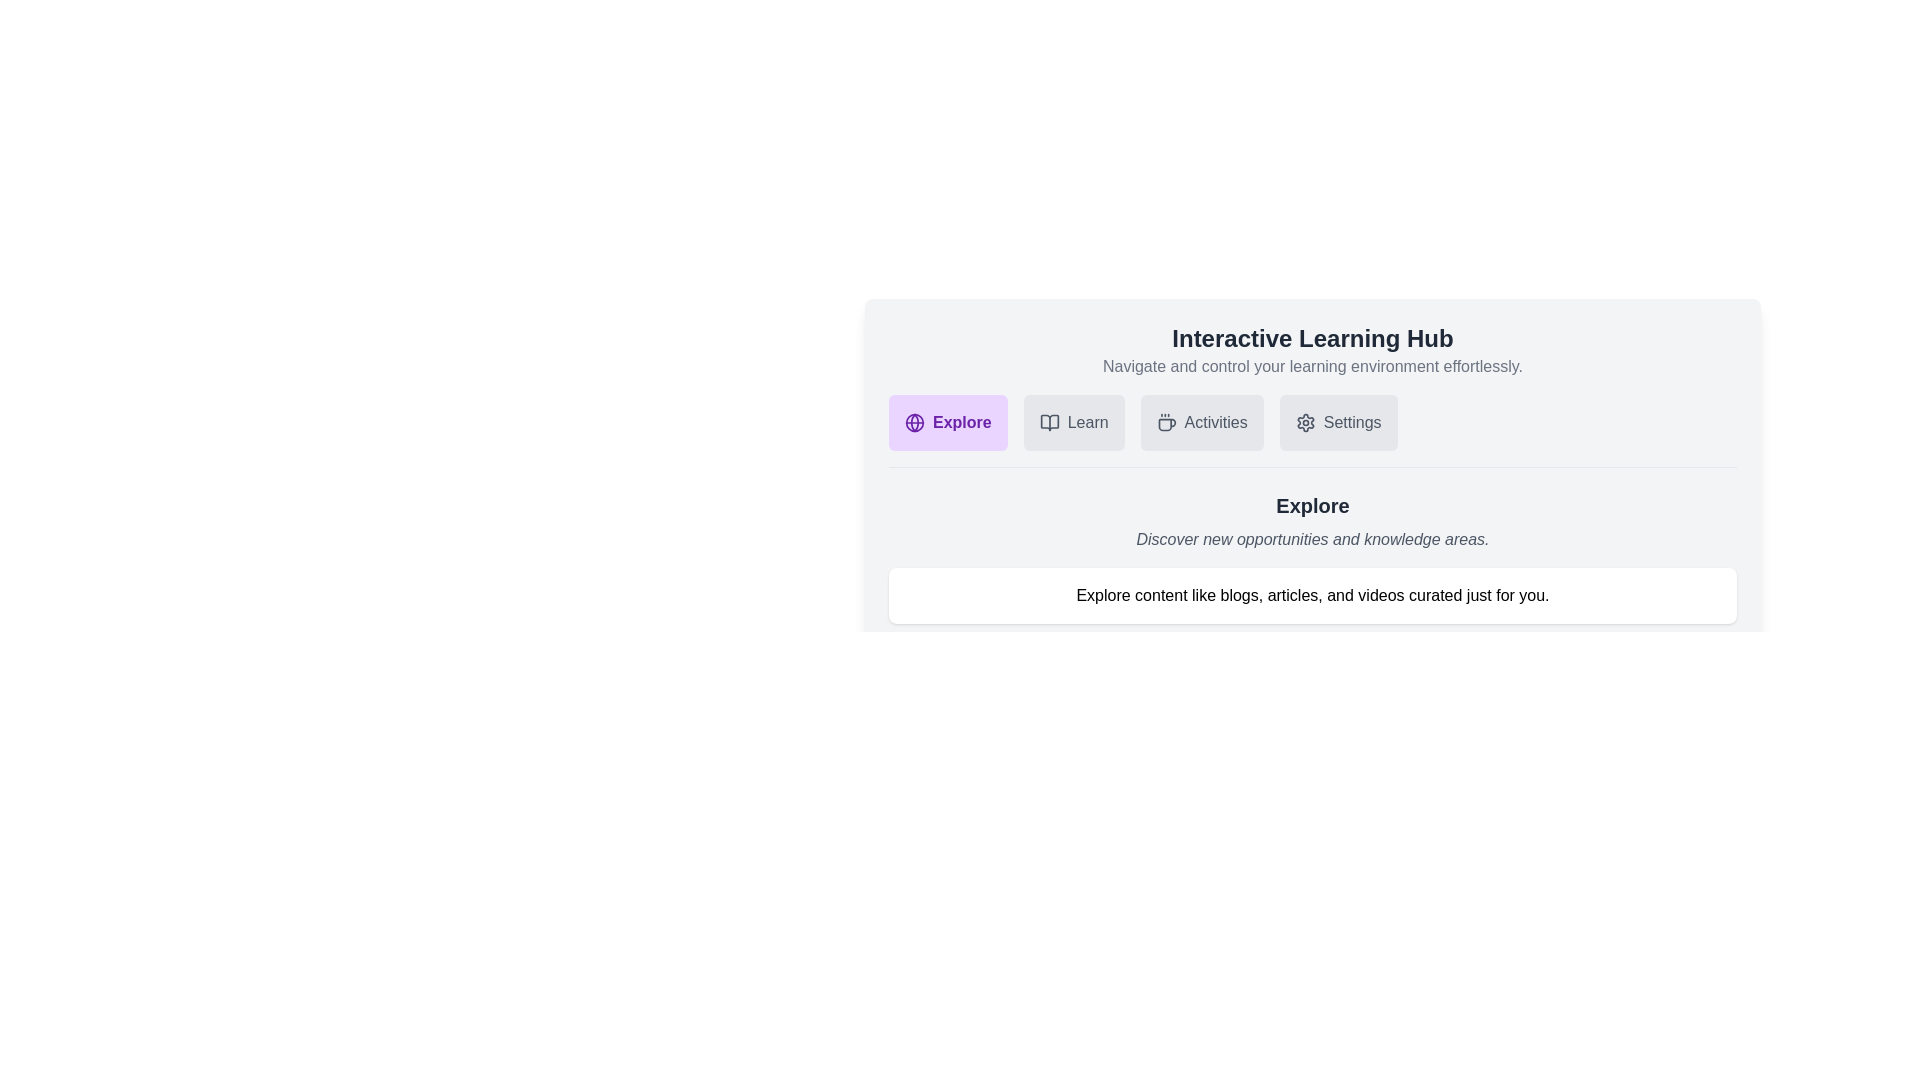 This screenshot has height=1080, width=1920. Describe the element at coordinates (914, 422) in the screenshot. I see `the globe icon, which is purple and located to the left of the 'Explore' text in a button group under the main heading` at that location.